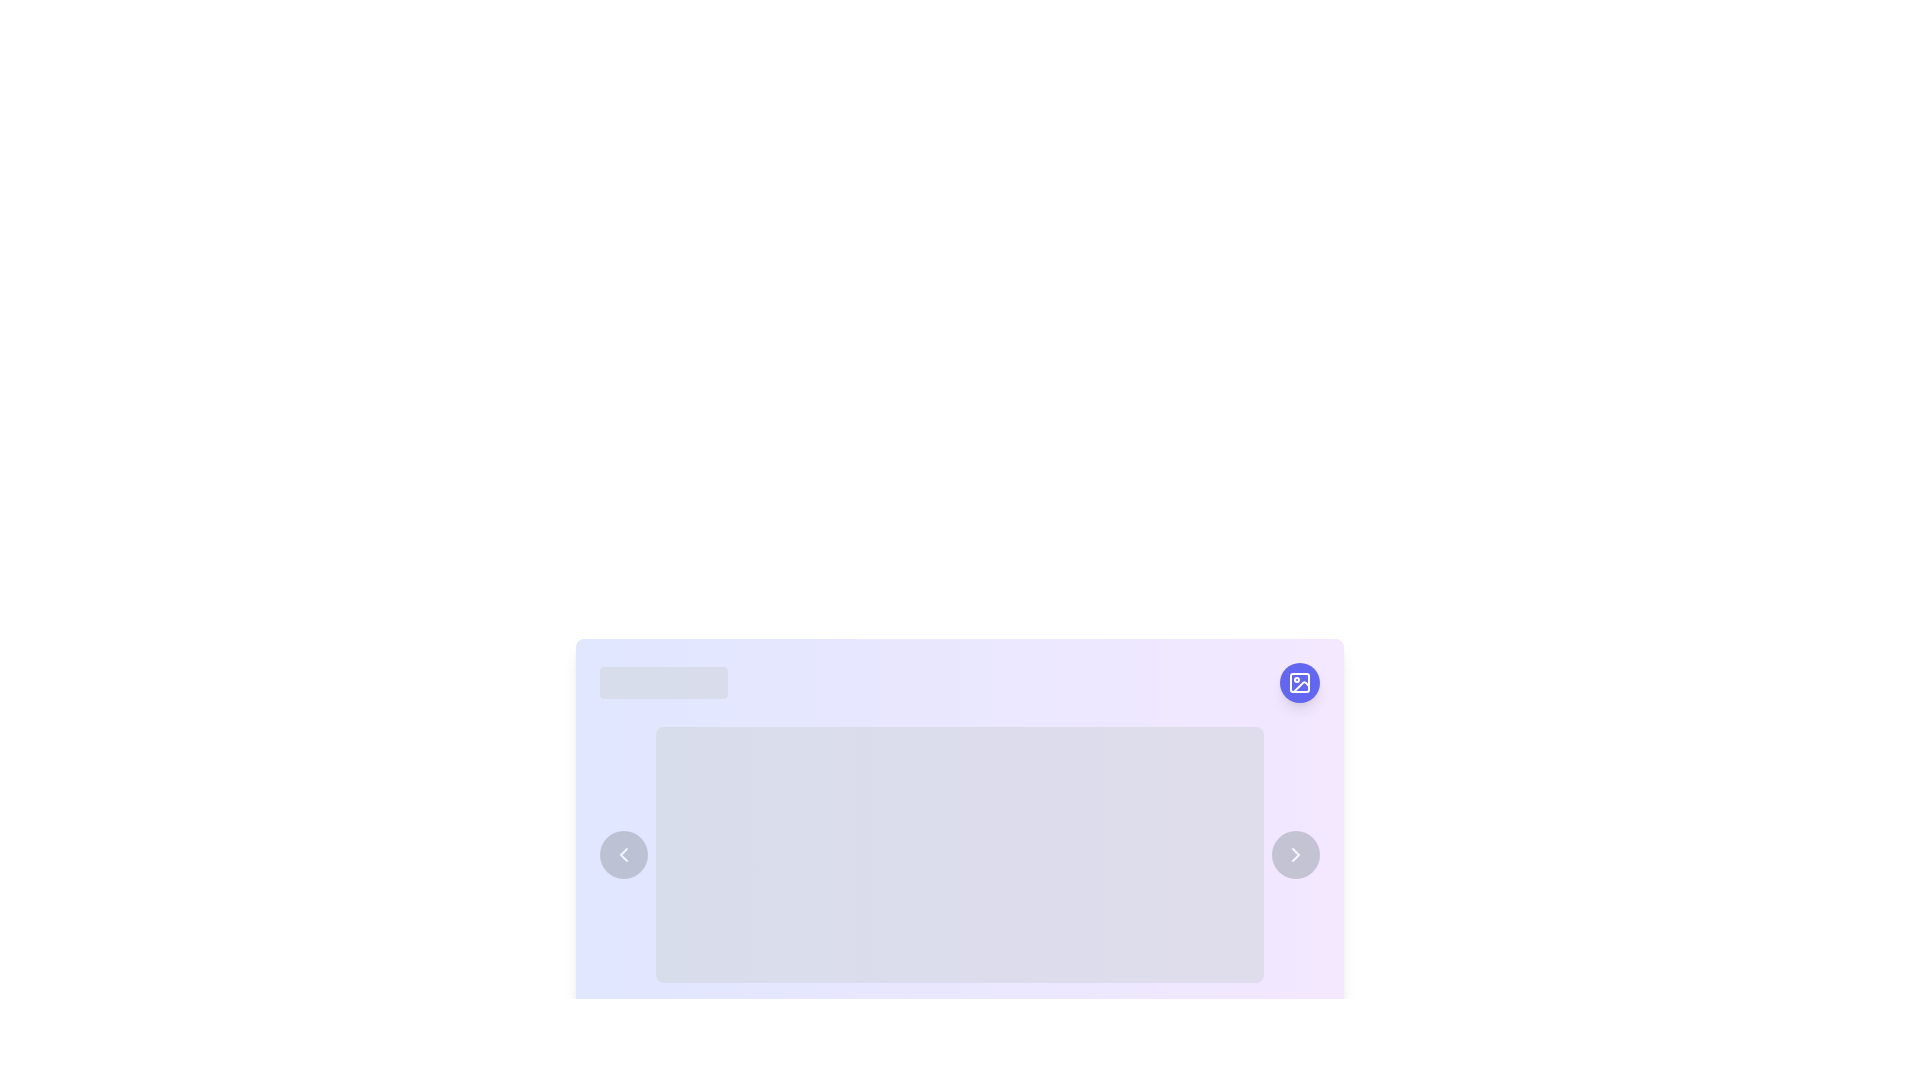 The width and height of the screenshot is (1920, 1080). I want to click on the image action icon located at the far-right corner of the panel, so click(1299, 681).